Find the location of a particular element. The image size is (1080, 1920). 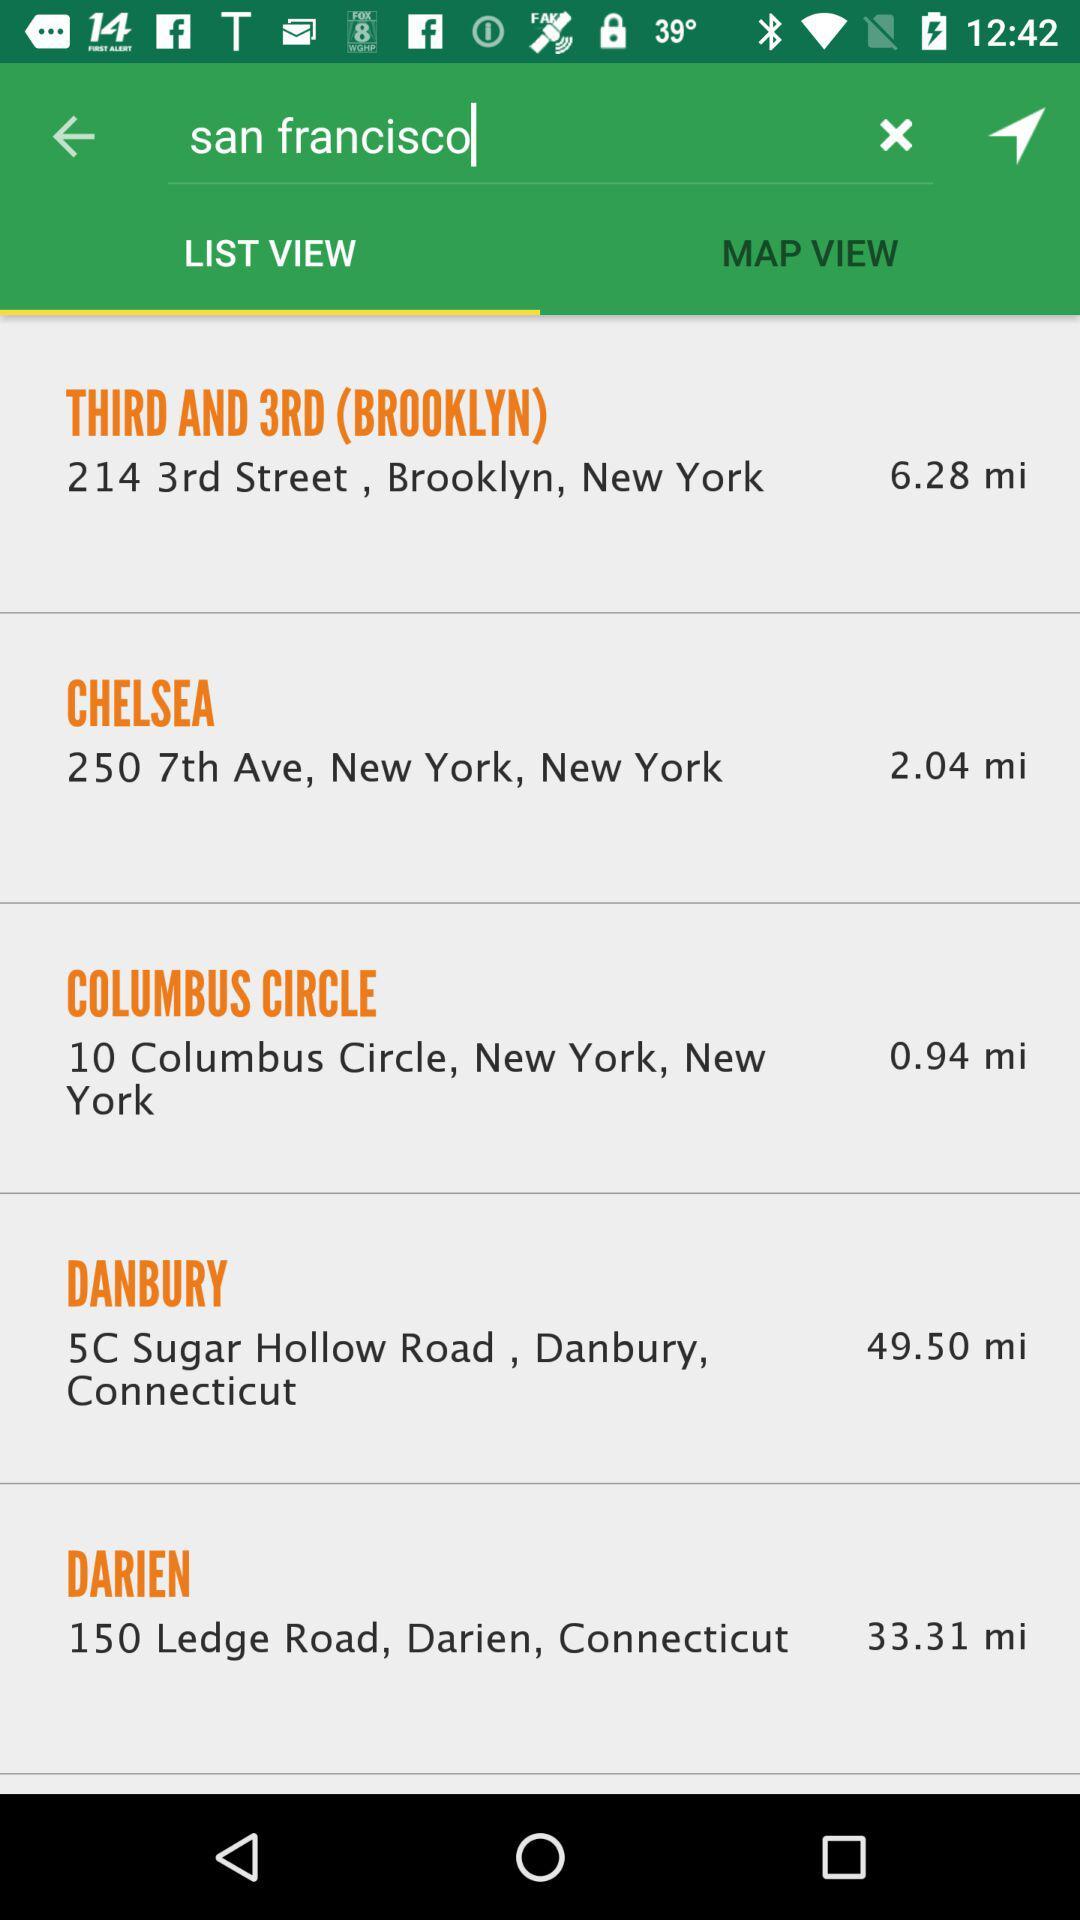

the item above 2.04 mi icon is located at coordinates (957, 474).